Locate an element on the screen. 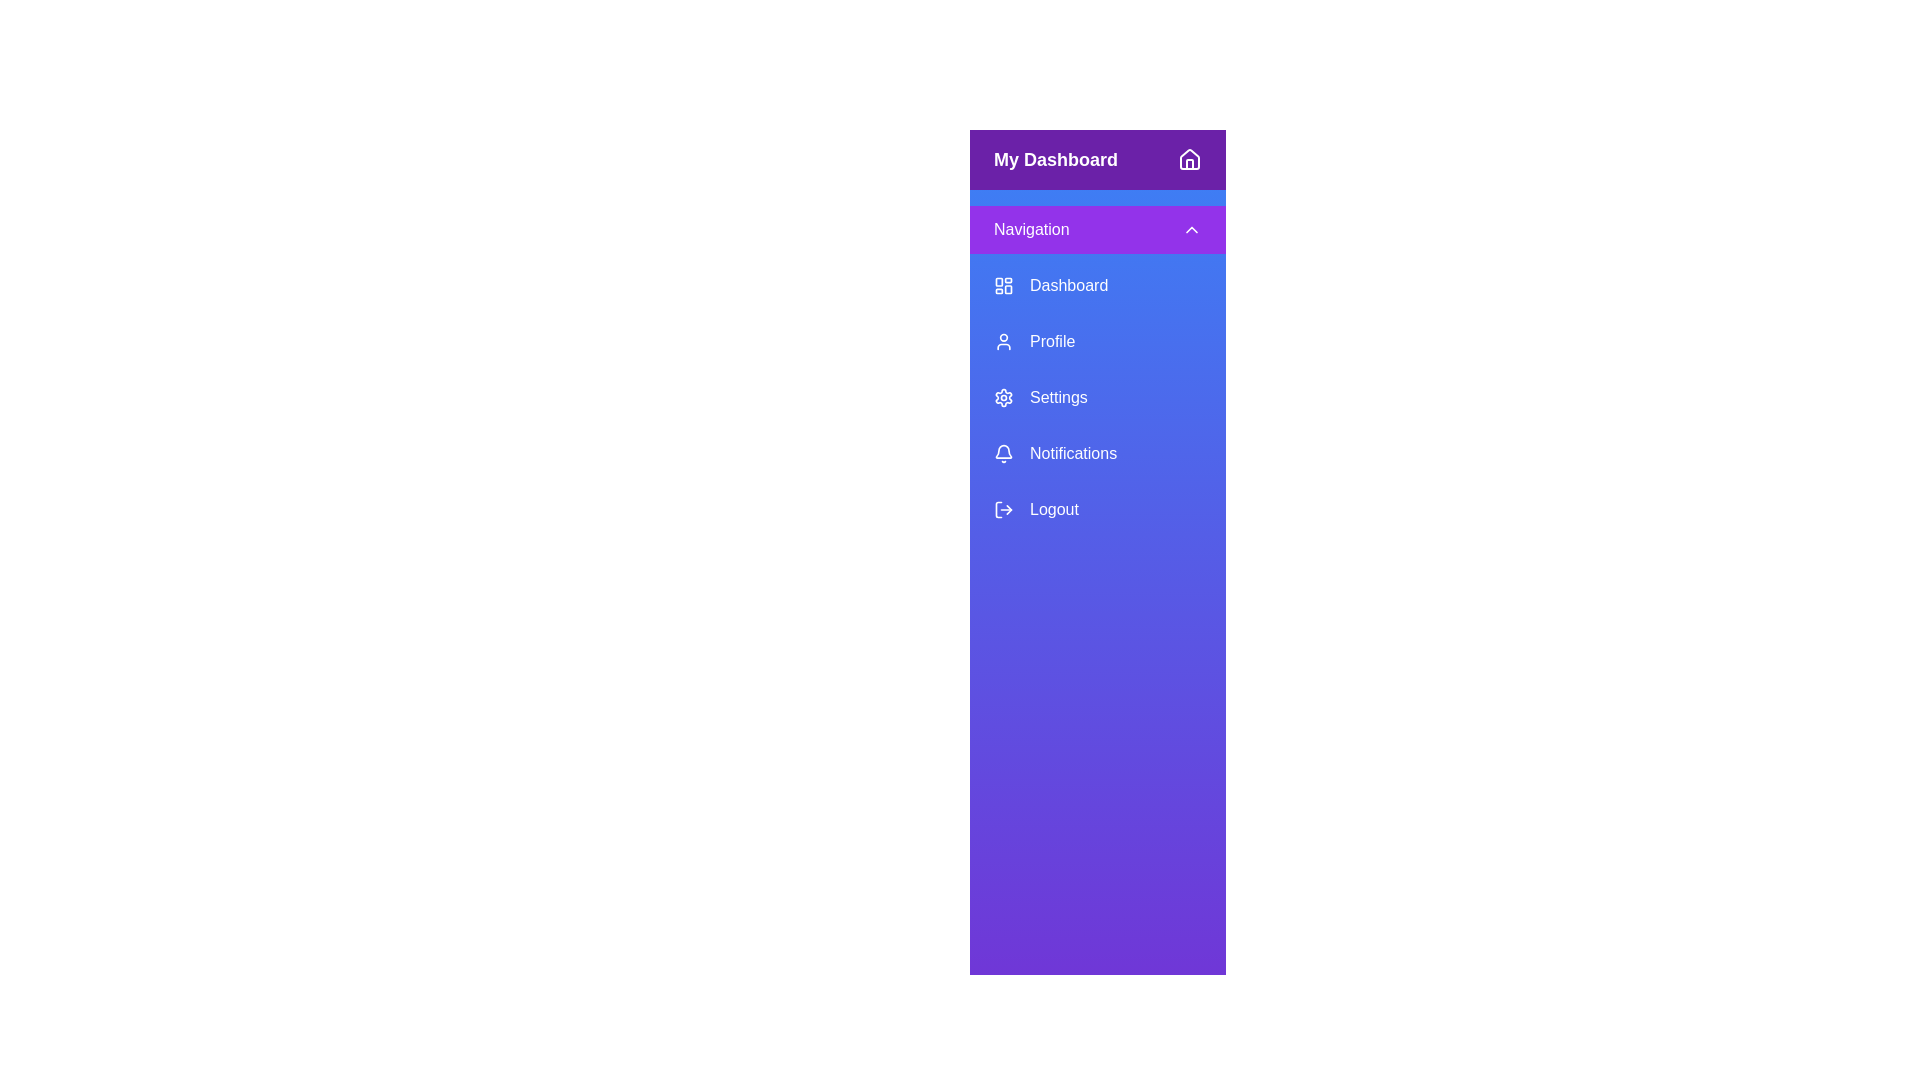  the 'Dashboard' button, which is styled with a blue background and white text, located in the vertical navigation list under the 'Navigation' section is located at coordinates (1097, 285).